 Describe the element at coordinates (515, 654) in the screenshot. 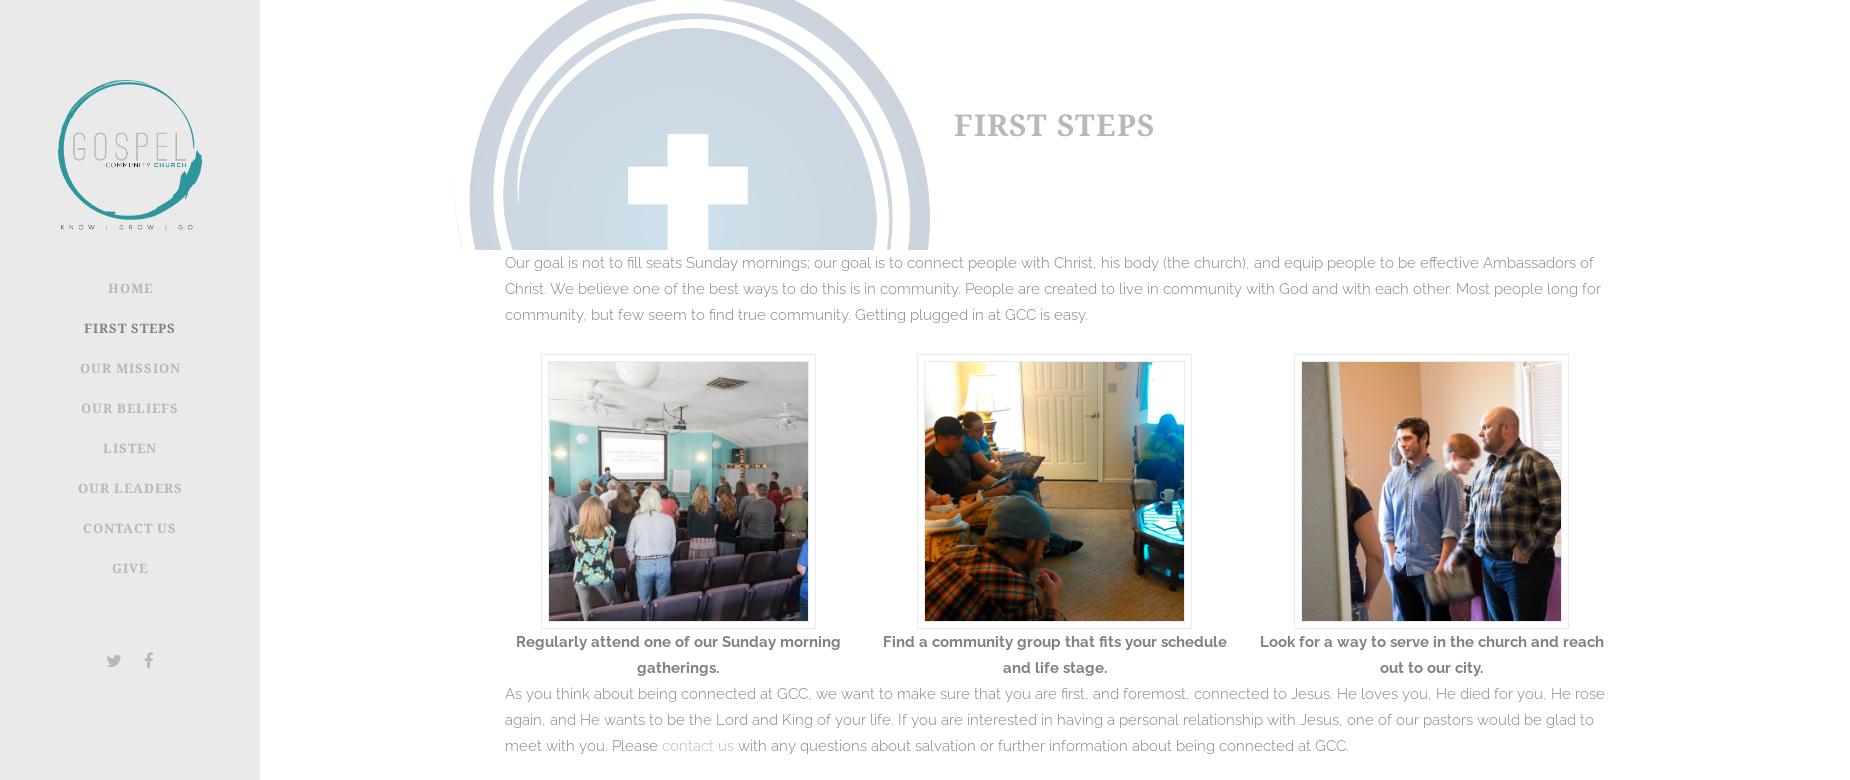

I see `'Regularly attend one of our Sunday morning gatherings.'` at that location.